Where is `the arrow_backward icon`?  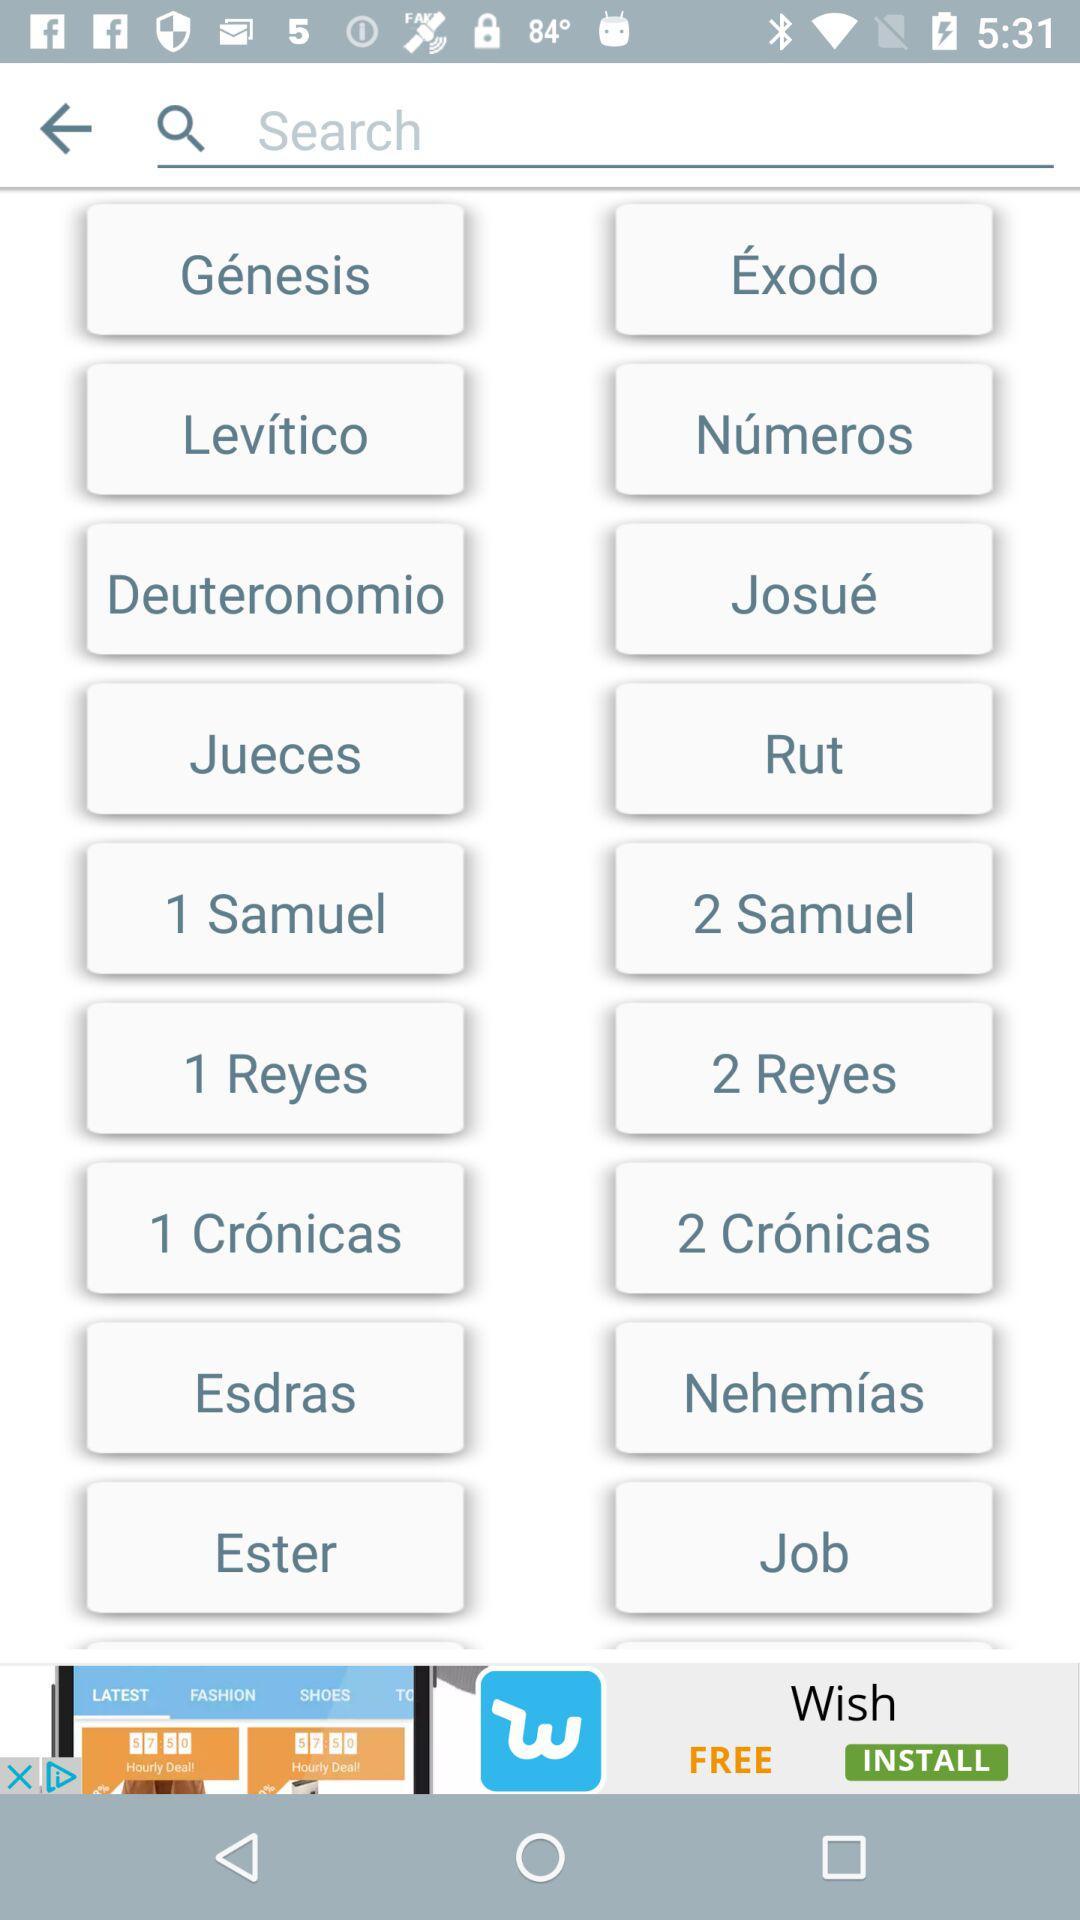 the arrow_backward icon is located at coordinates (64, 127).